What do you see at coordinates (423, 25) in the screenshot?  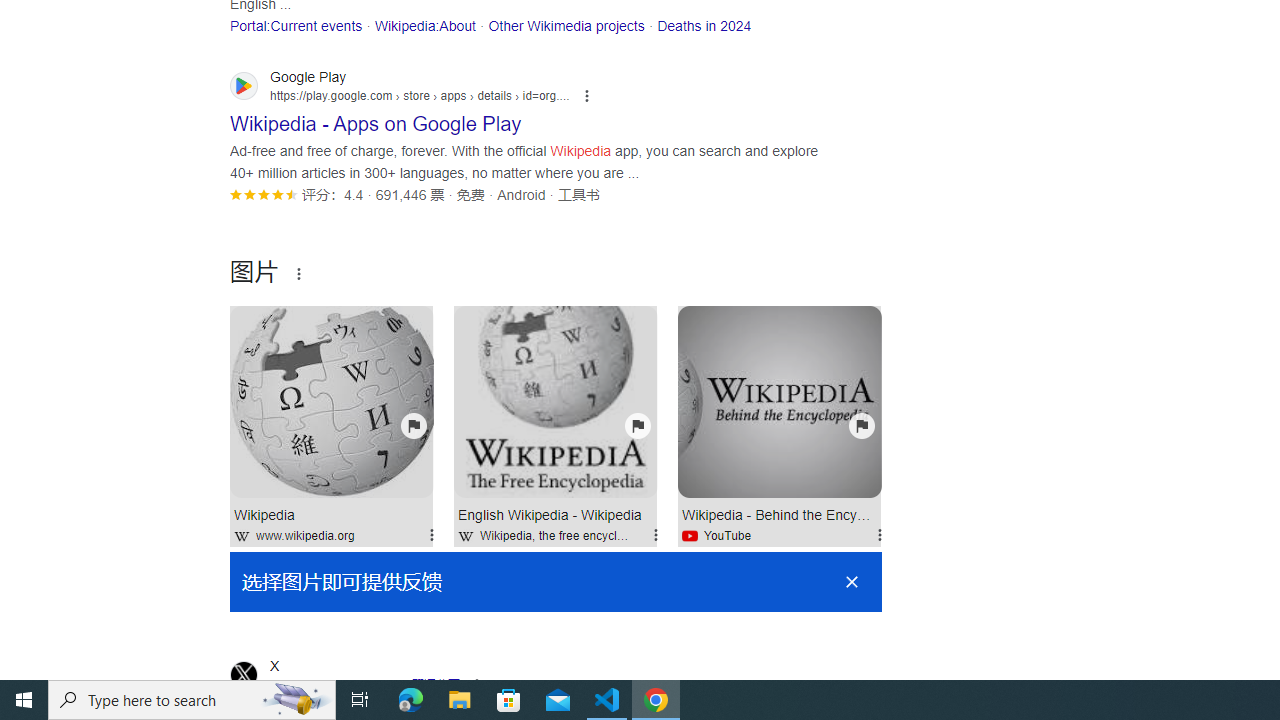 I see `'Wikipedia:About'` at bounding box center [423, 25].